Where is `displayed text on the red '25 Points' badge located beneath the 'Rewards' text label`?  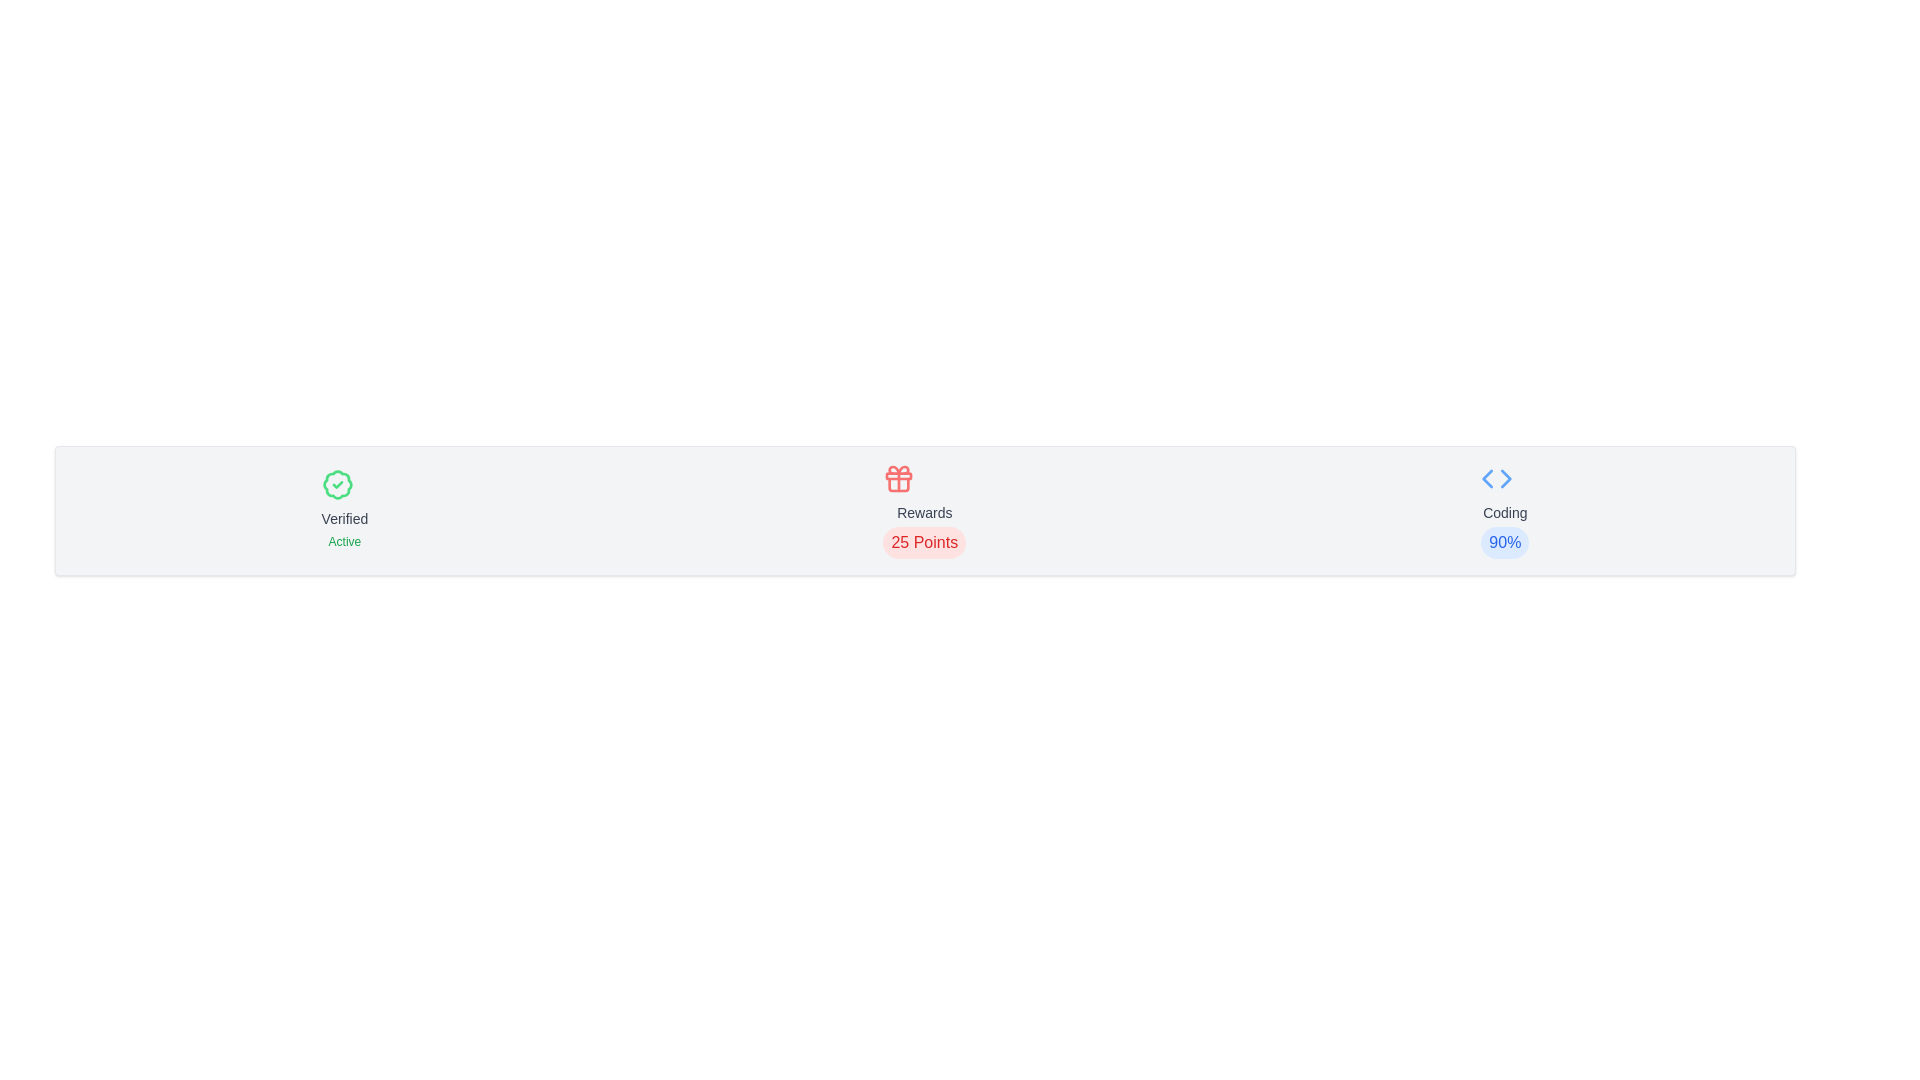 displayed text on the red '25 Points' badge located beneath the 'Rewards' text label is located at coordinates (923, 543).